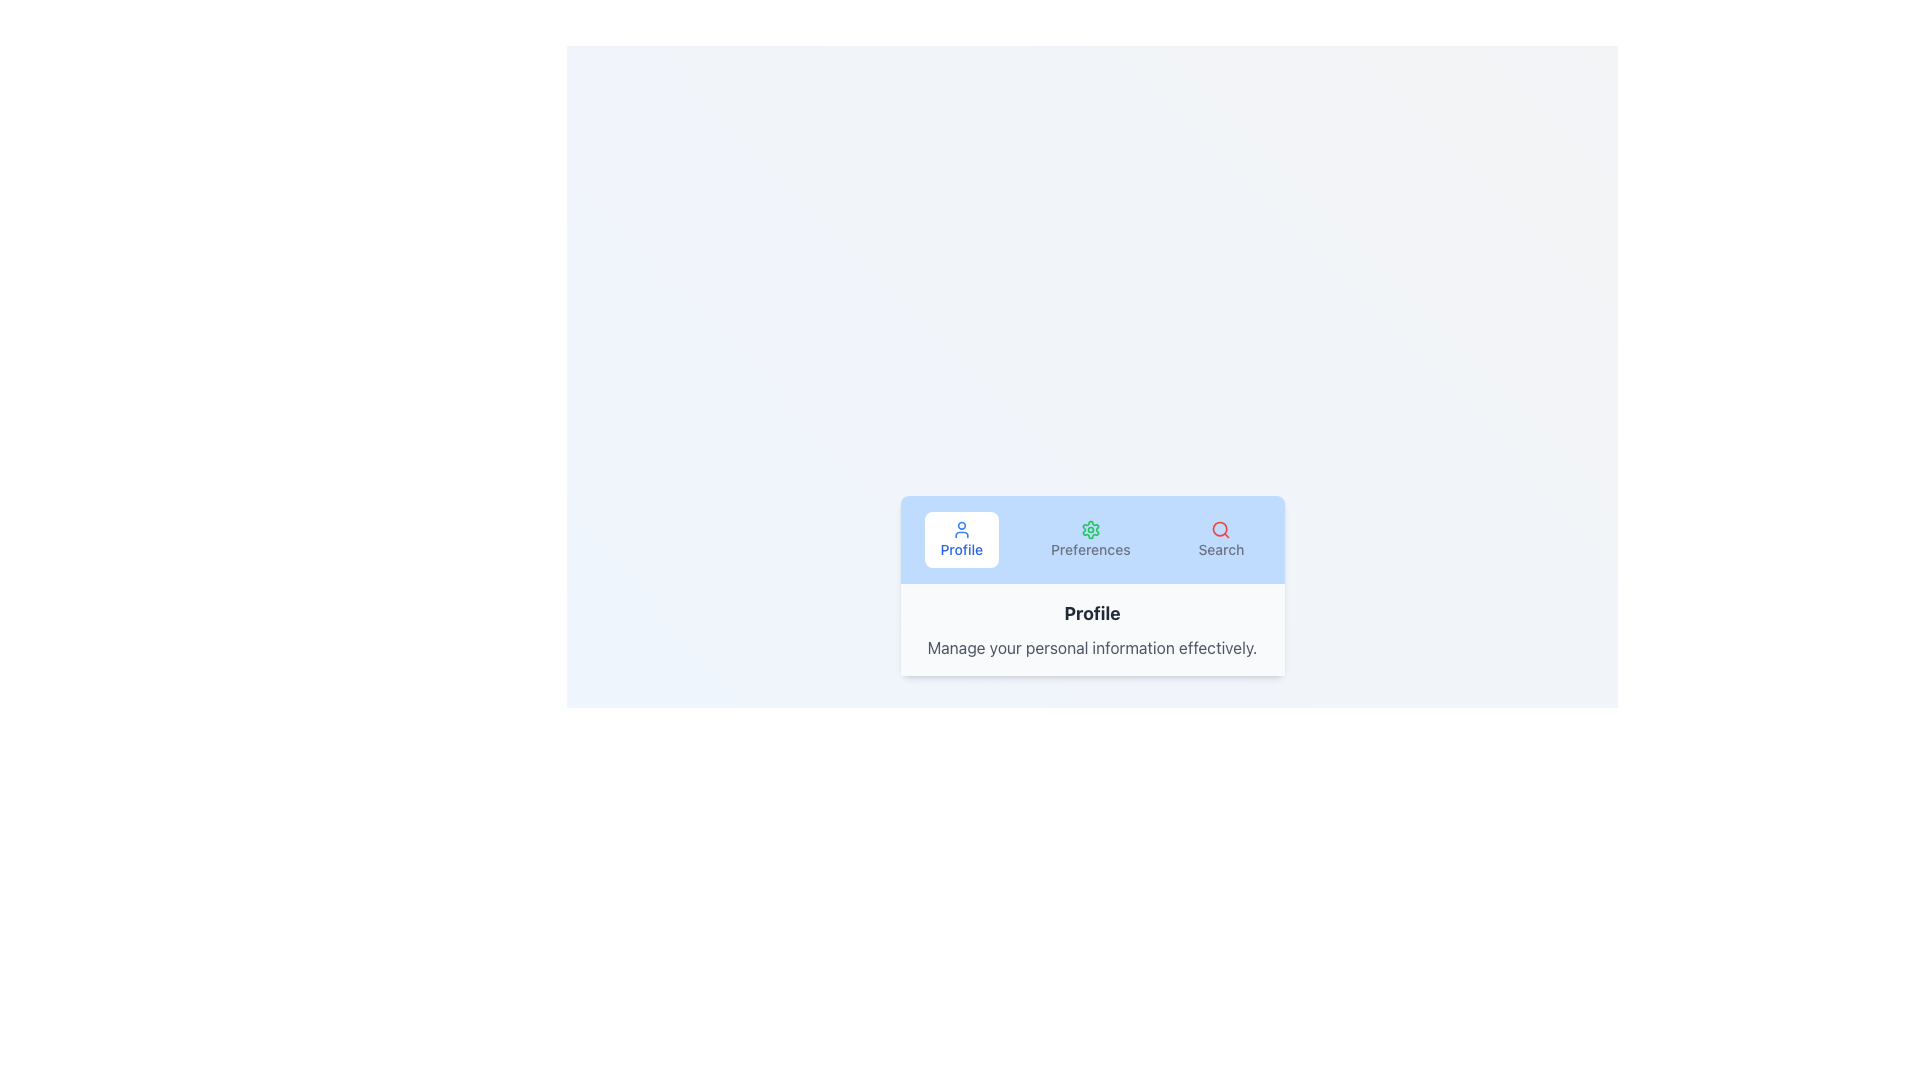 This screenshot has width=1920, height=1080. I want to click on the 'Preferences' label located in the center section of the horizontal navigation bar, positioned beneath the green gear-shaped icon, so click(1089, 550).